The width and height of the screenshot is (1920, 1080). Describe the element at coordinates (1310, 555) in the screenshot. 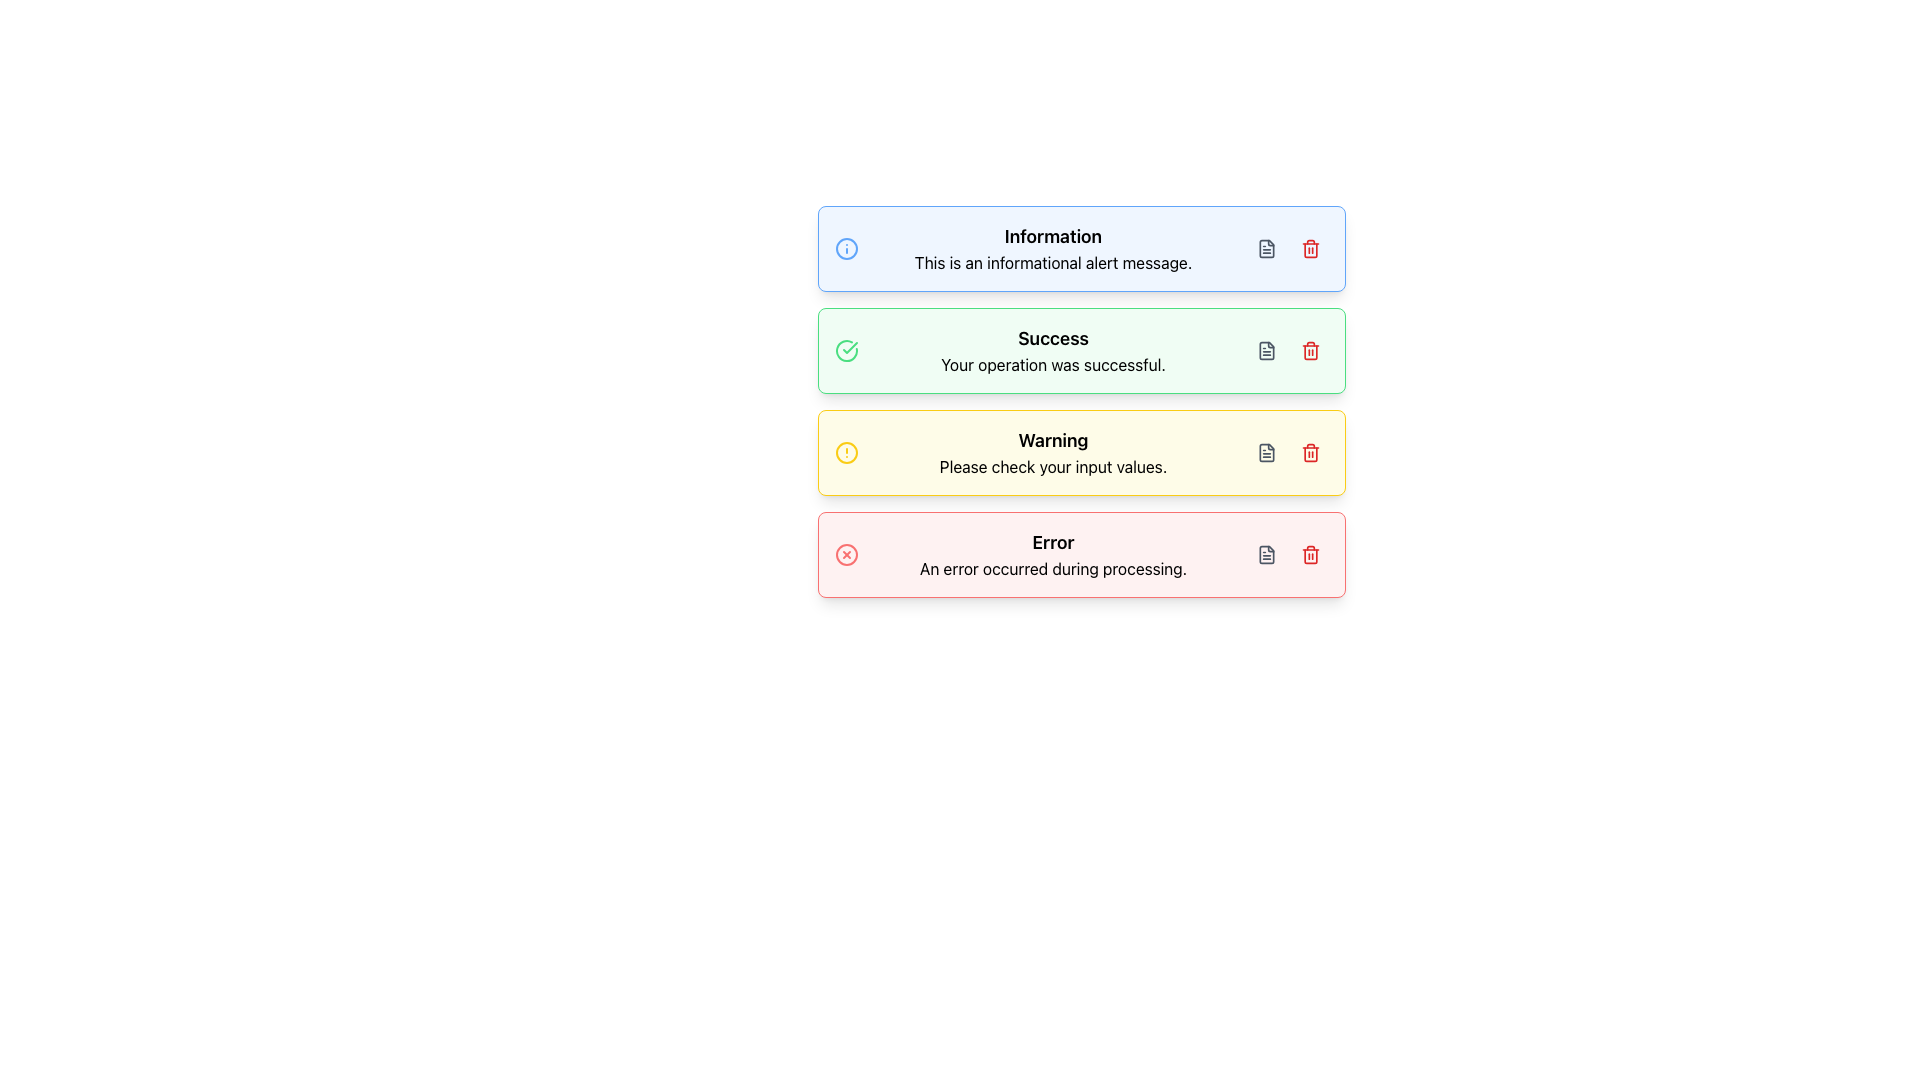

I see `the red trash bin icon located at the right end of the error alert card` at that location.